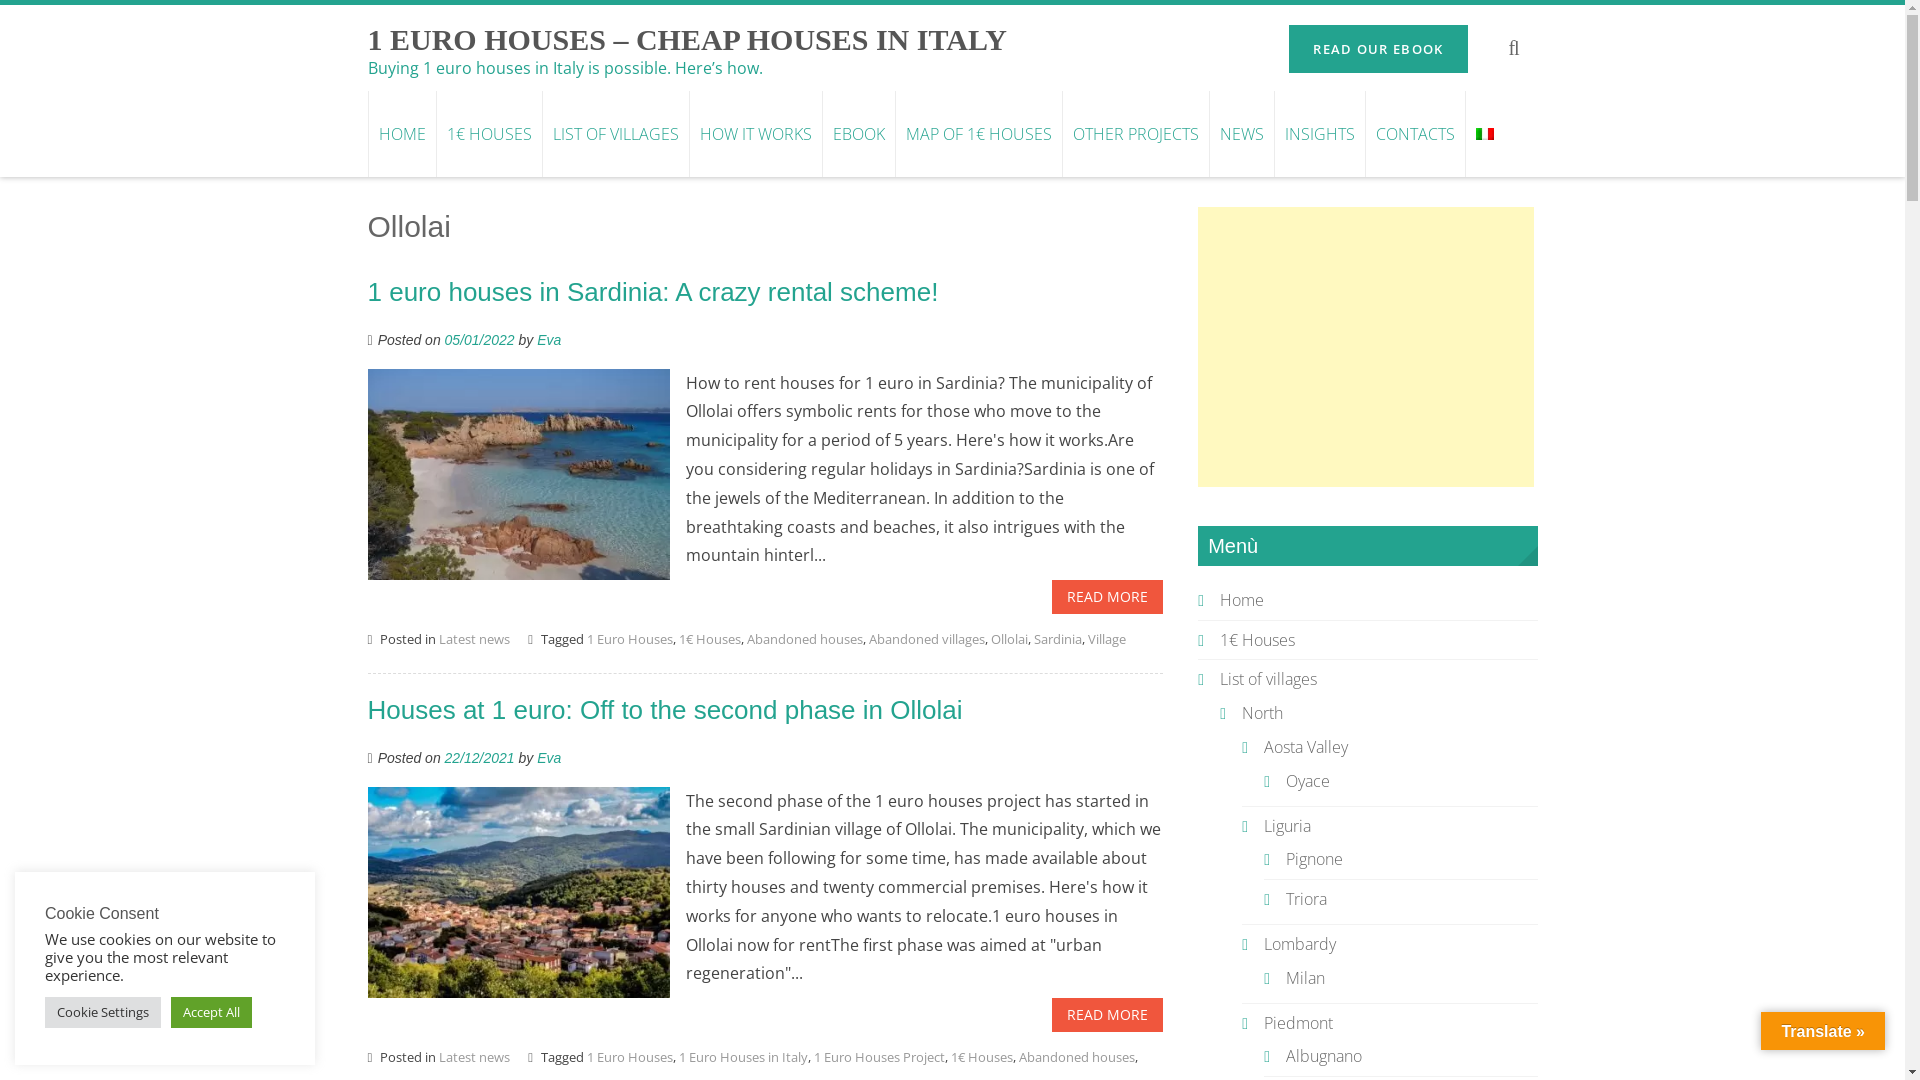 This screenshot has width=1920, height=1080. Describe the element at coordinates (1376, 48) in the screenshot. I see `'READ OUR EBOOK'` at that location.